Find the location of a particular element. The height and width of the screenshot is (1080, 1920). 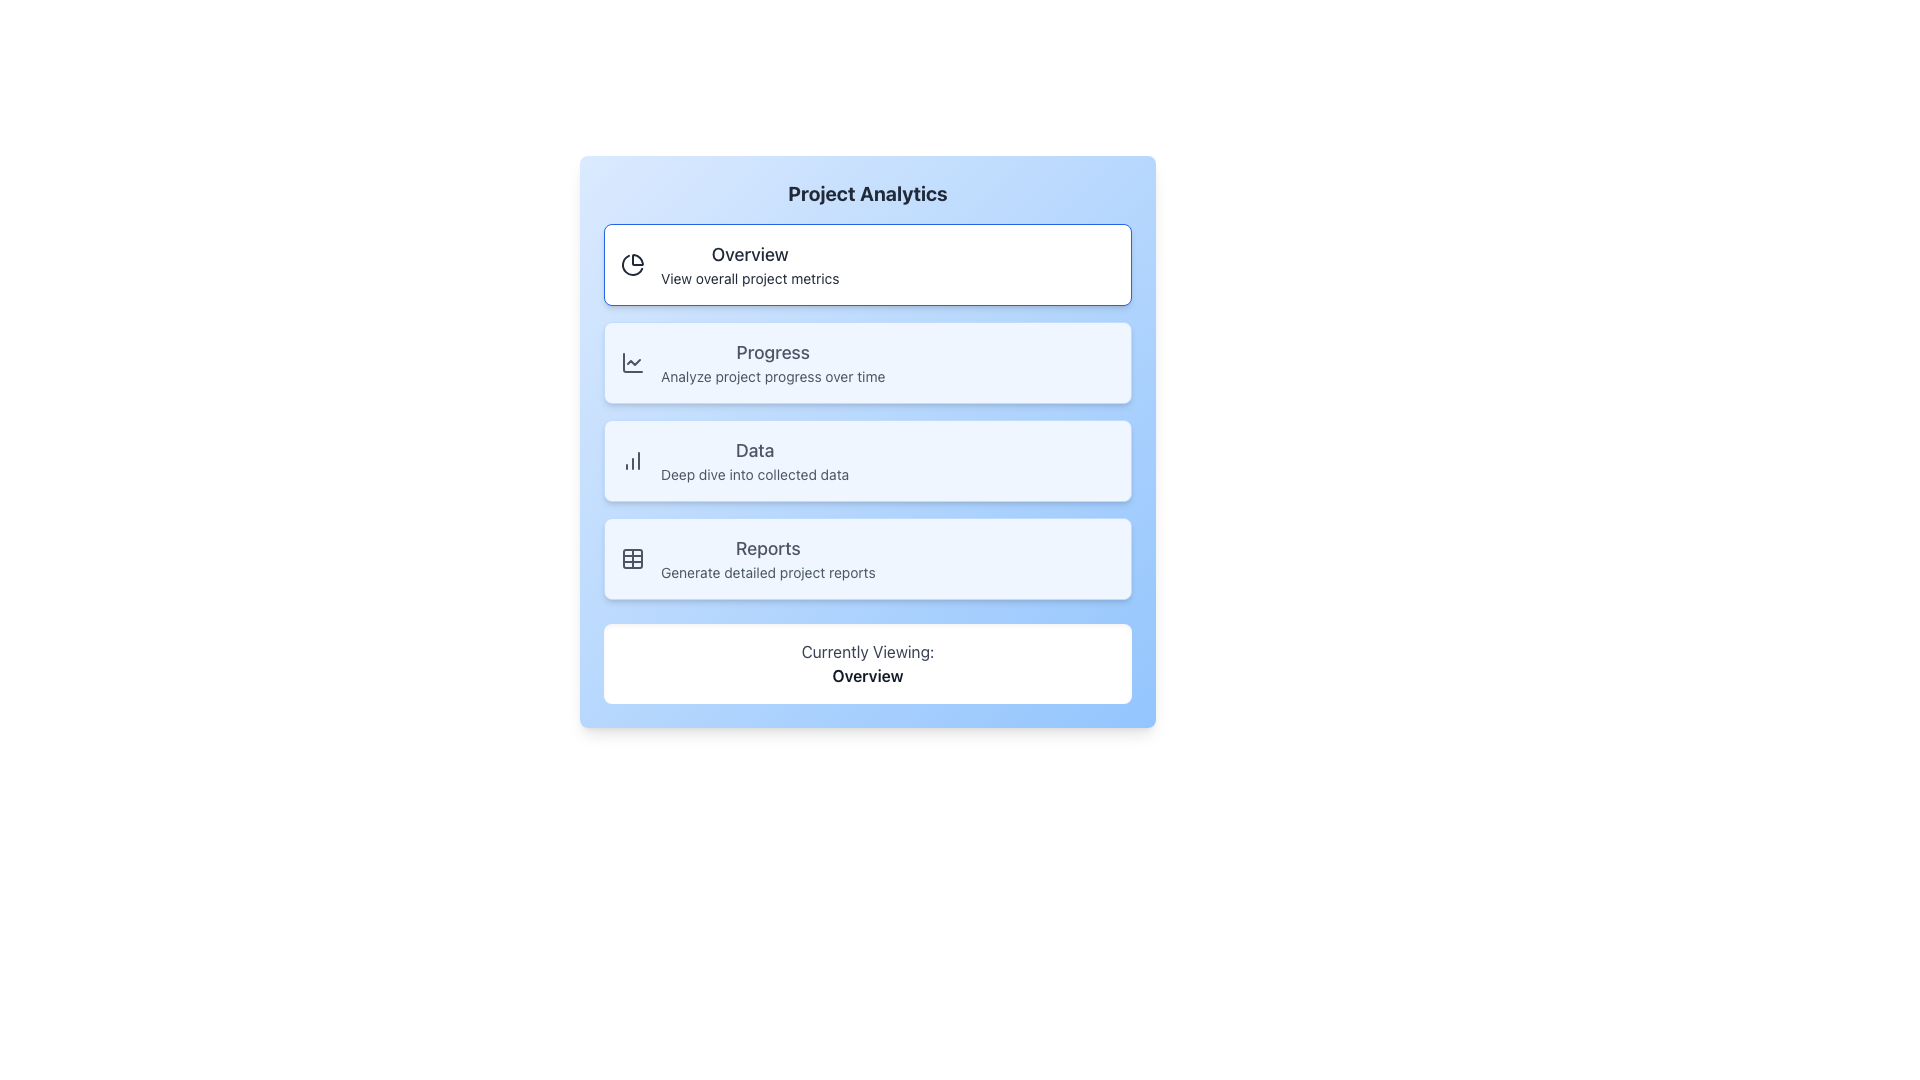

the second clickable card in the vertical list for project progress analysis is located at coordinates (868, 362).